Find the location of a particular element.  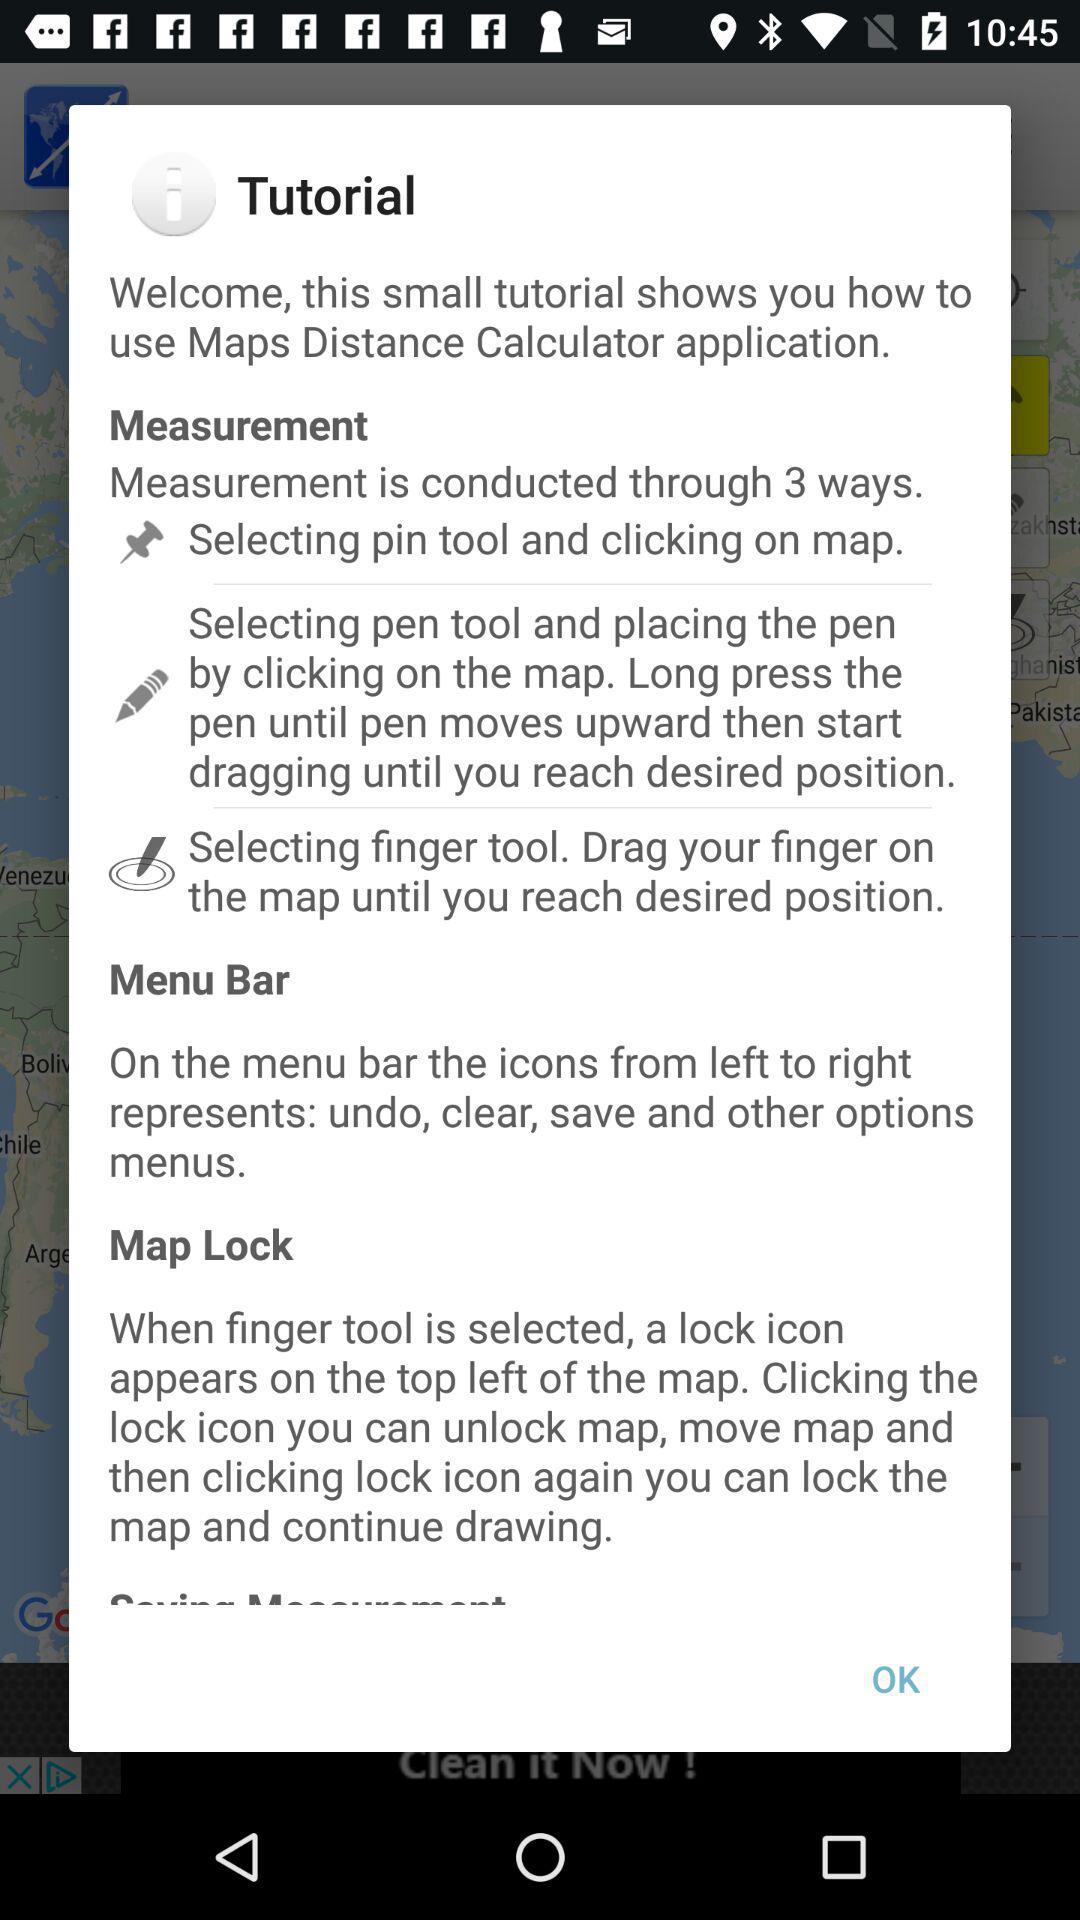

ok is located at coordinates (894, 1678).